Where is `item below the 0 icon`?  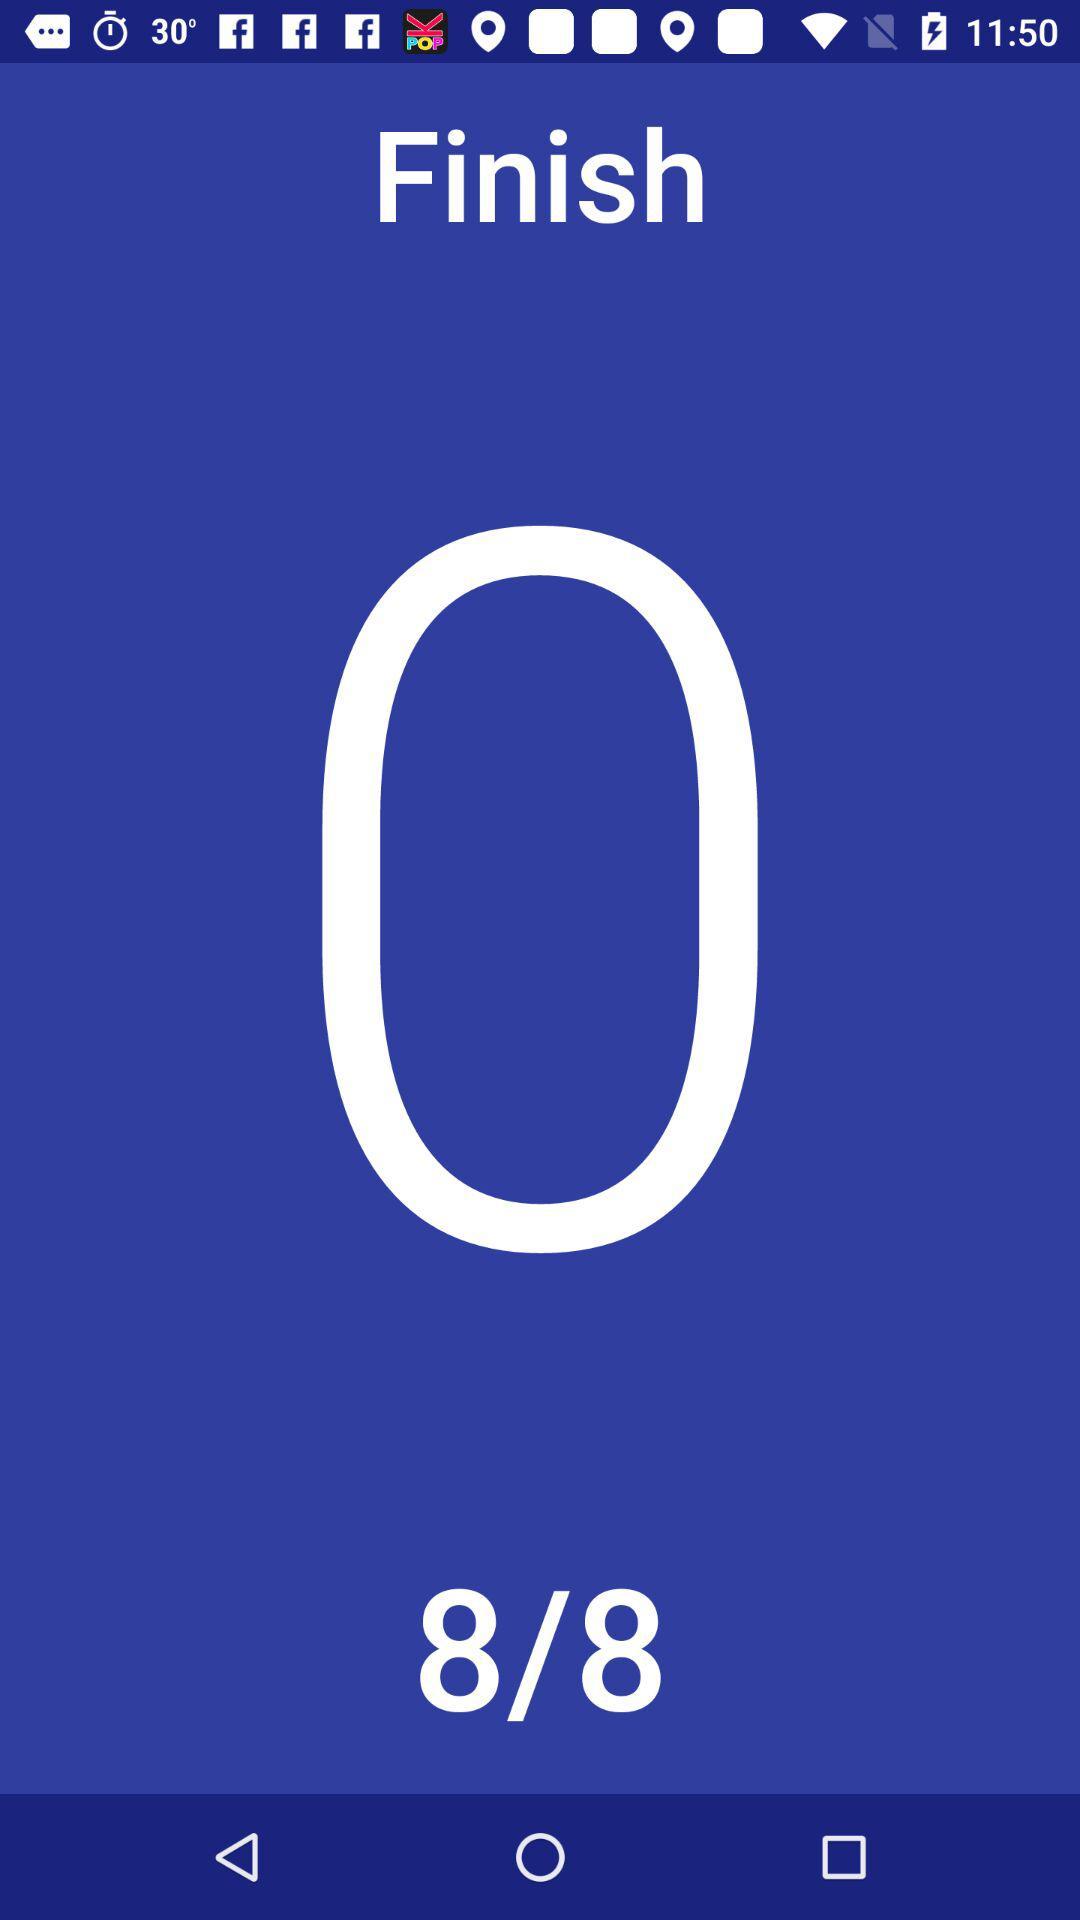
item below the 0 icon is located at coordinates (540, 1653).